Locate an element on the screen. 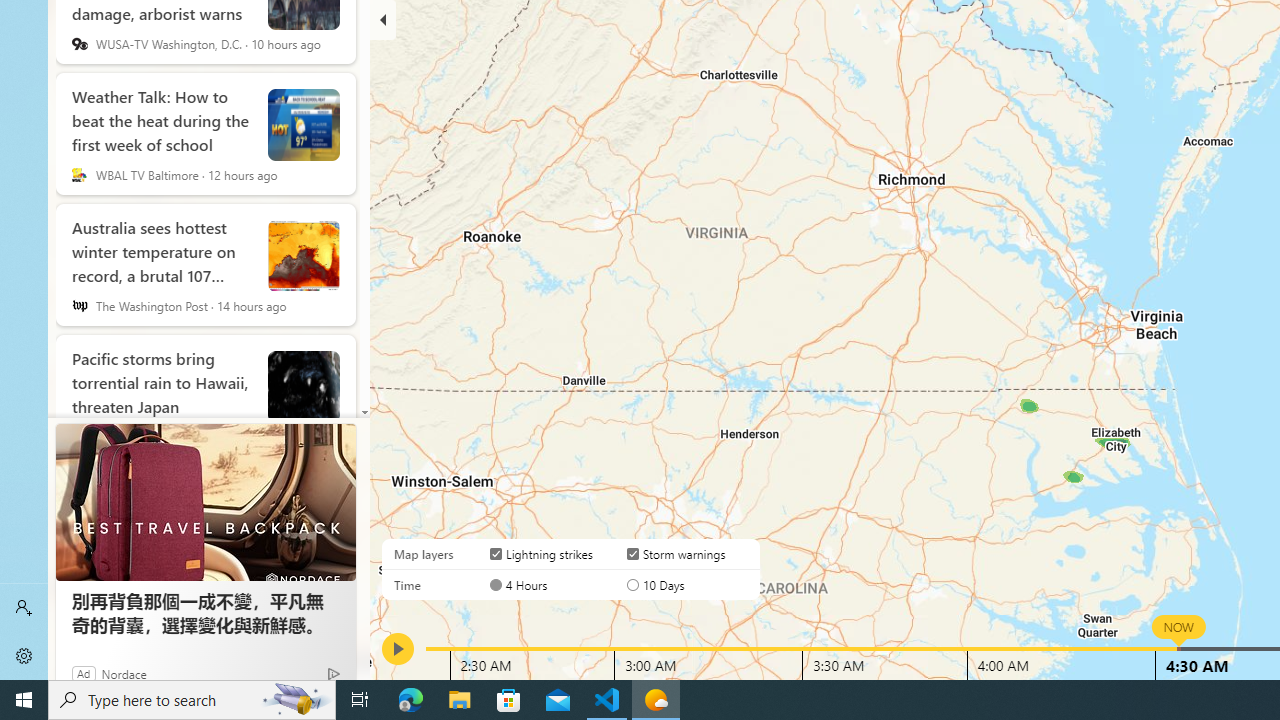 The image size is (1280, 720). 'Microsoft Edge' is located at coordinates (410, 698).